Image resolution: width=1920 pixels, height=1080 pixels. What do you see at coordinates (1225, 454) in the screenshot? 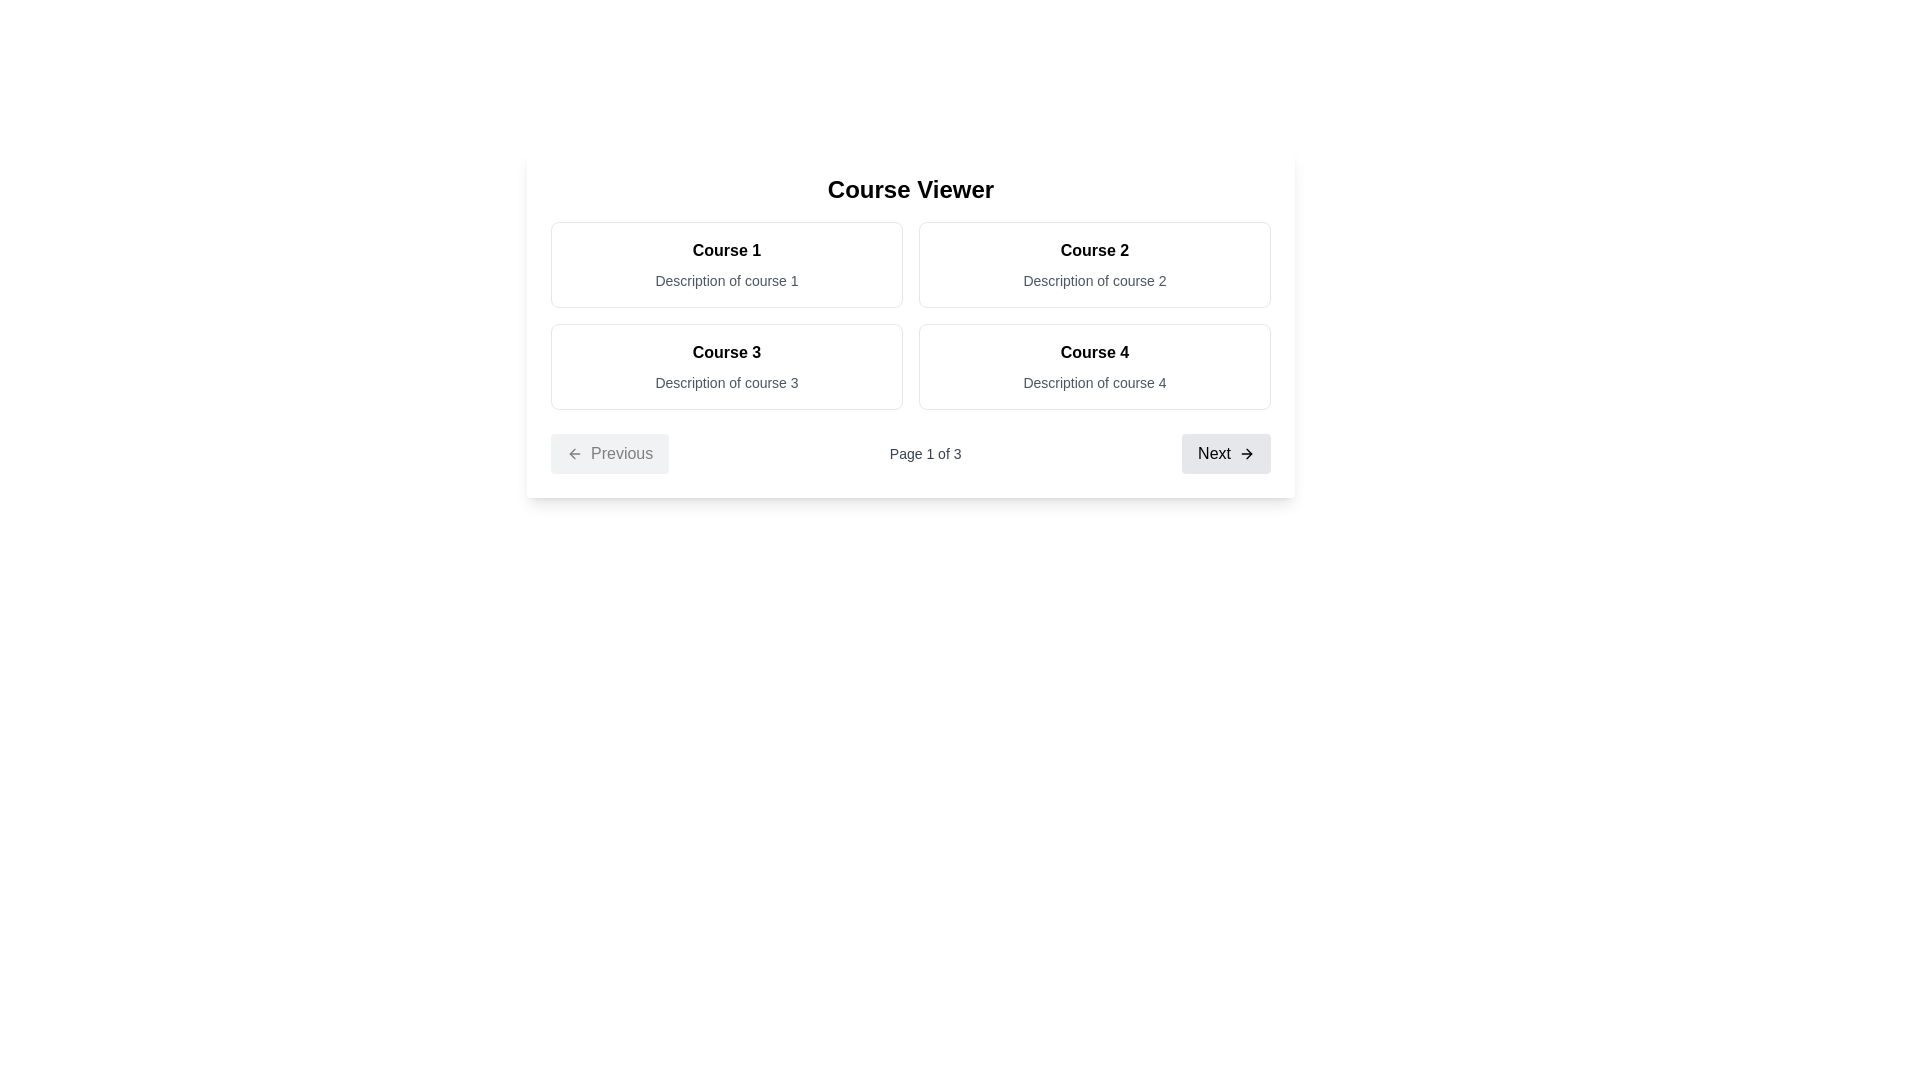
I see `the navigation button located at the lower right corner of the layout, which is the rightmost button next to 'Page 1 of 3' and the 'Previous' button, for visual feedback` at bounding box center [1225, 454].